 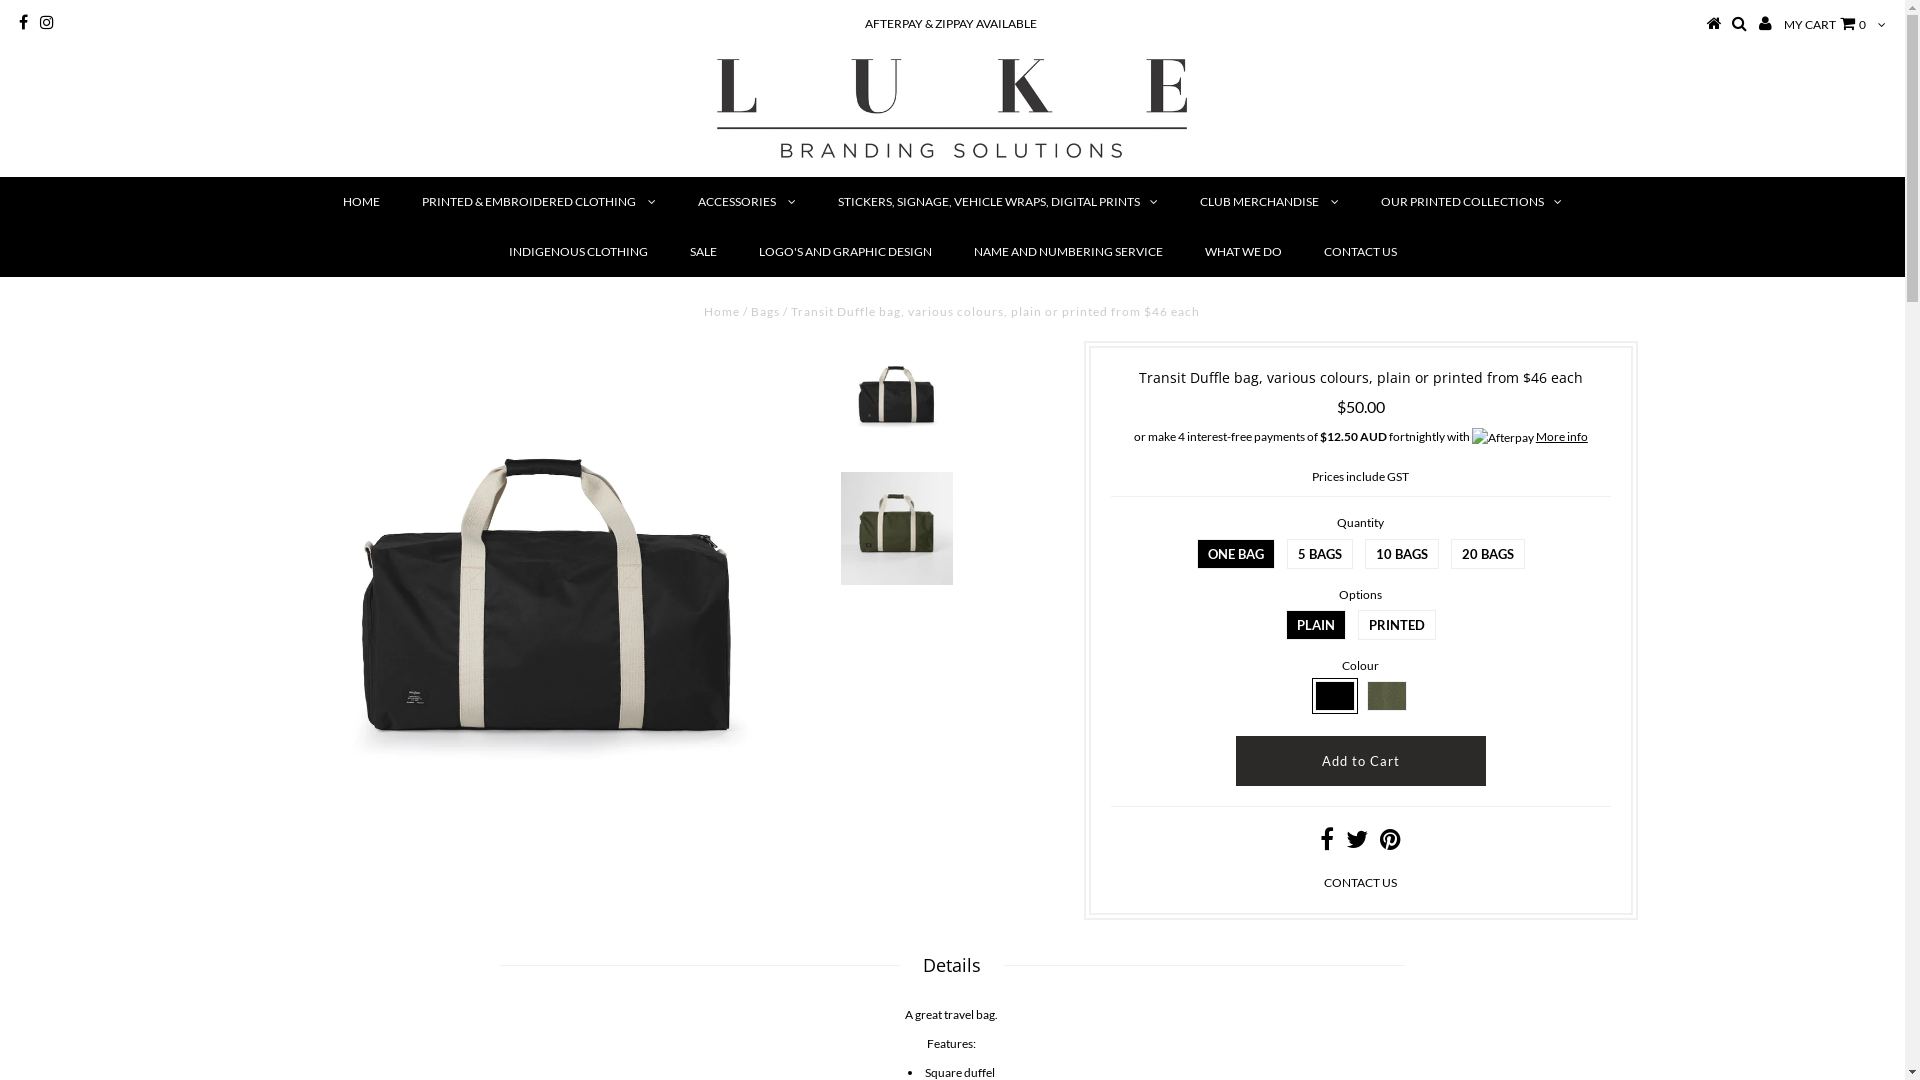 I want to click on 'Home', so click(x=720, y=311).